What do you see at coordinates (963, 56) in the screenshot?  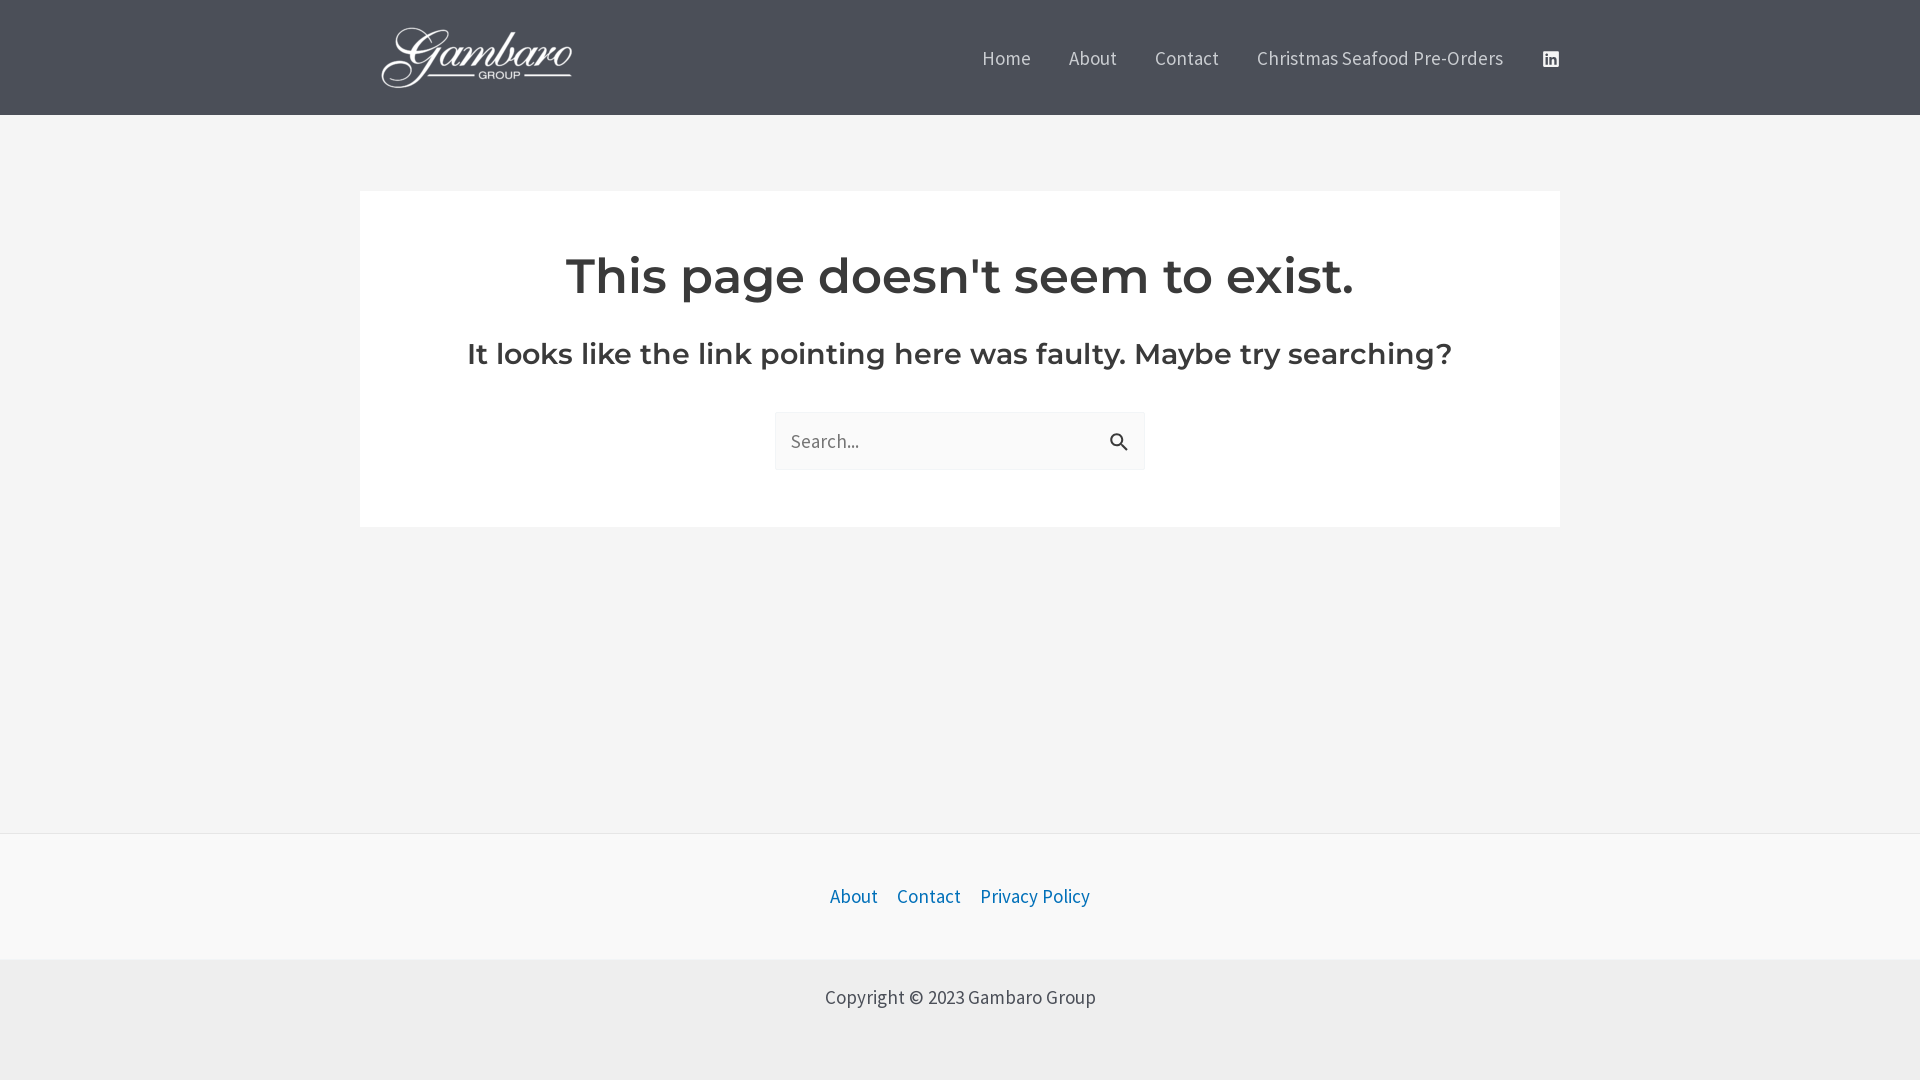 I see `'Home'` at bounding box center [963, 56].